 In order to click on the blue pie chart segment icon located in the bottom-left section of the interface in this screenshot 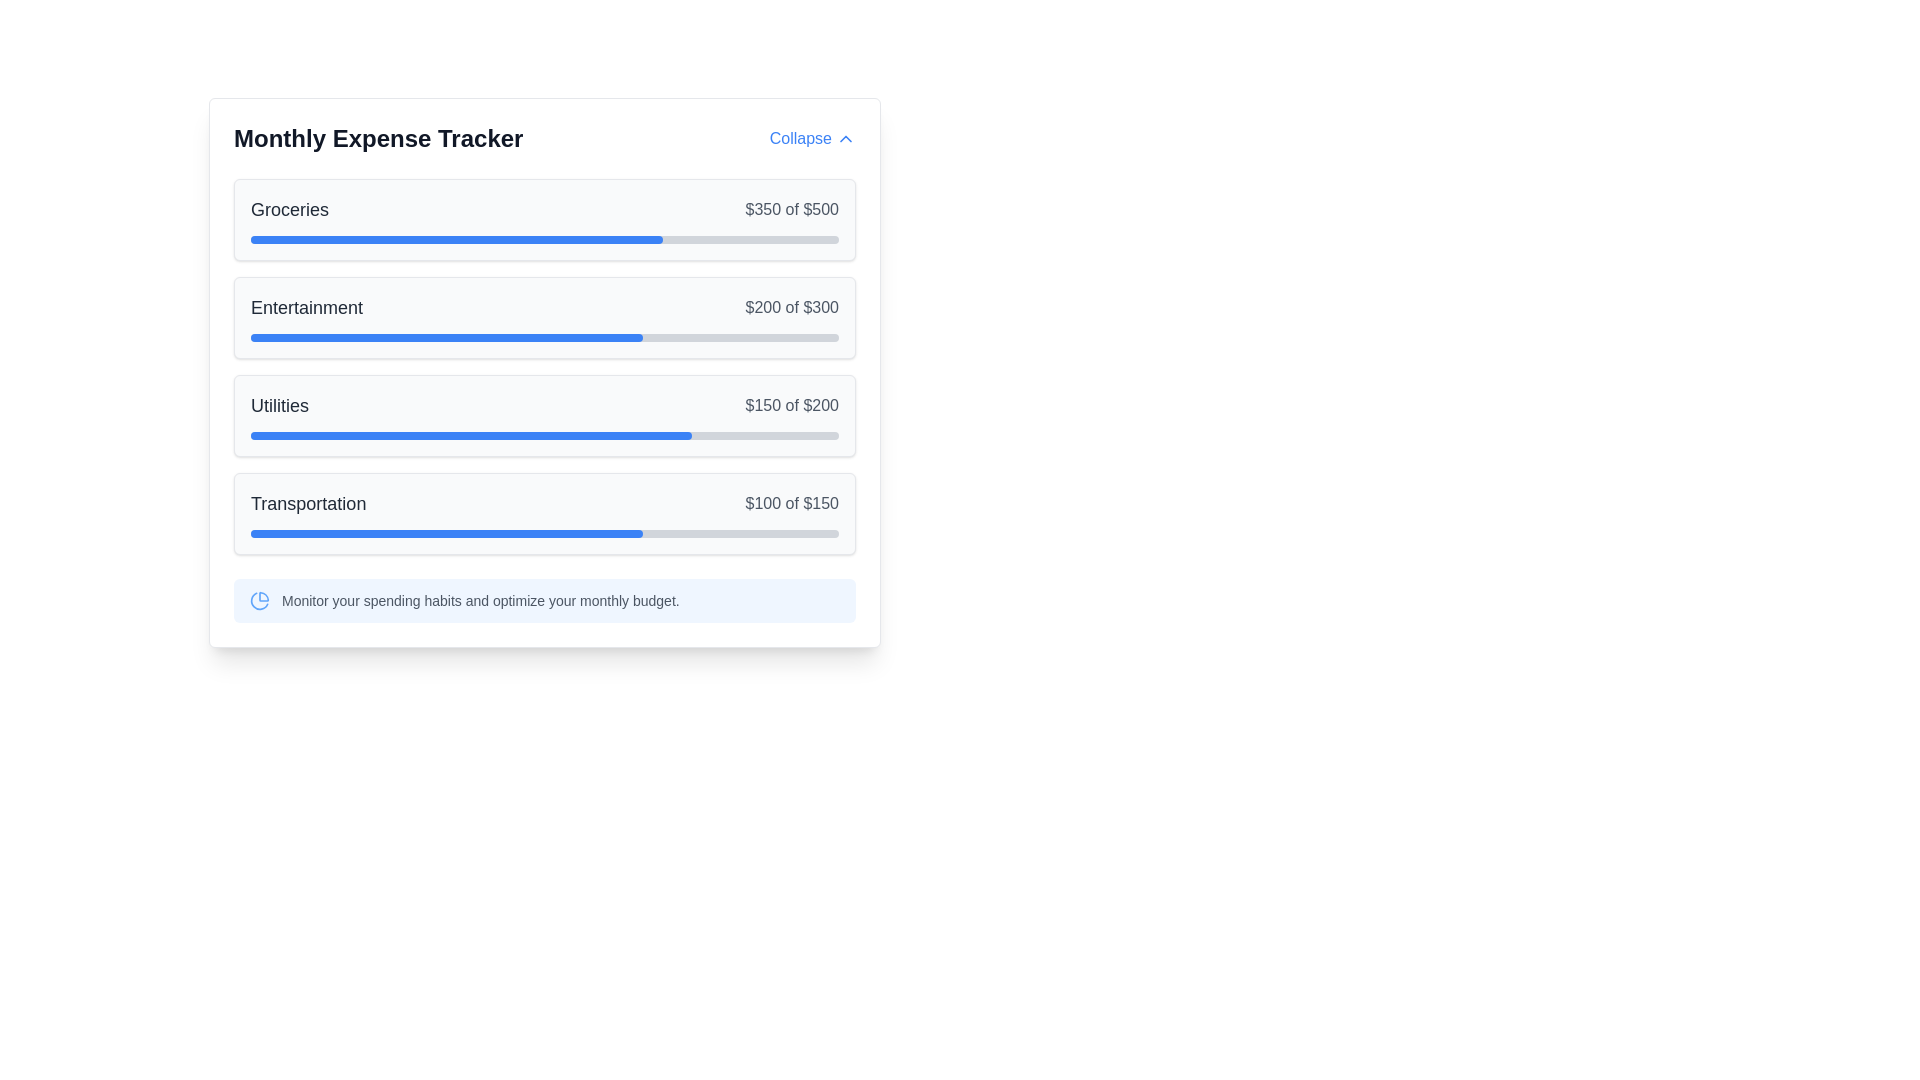, I will do `click(258, 600)`.